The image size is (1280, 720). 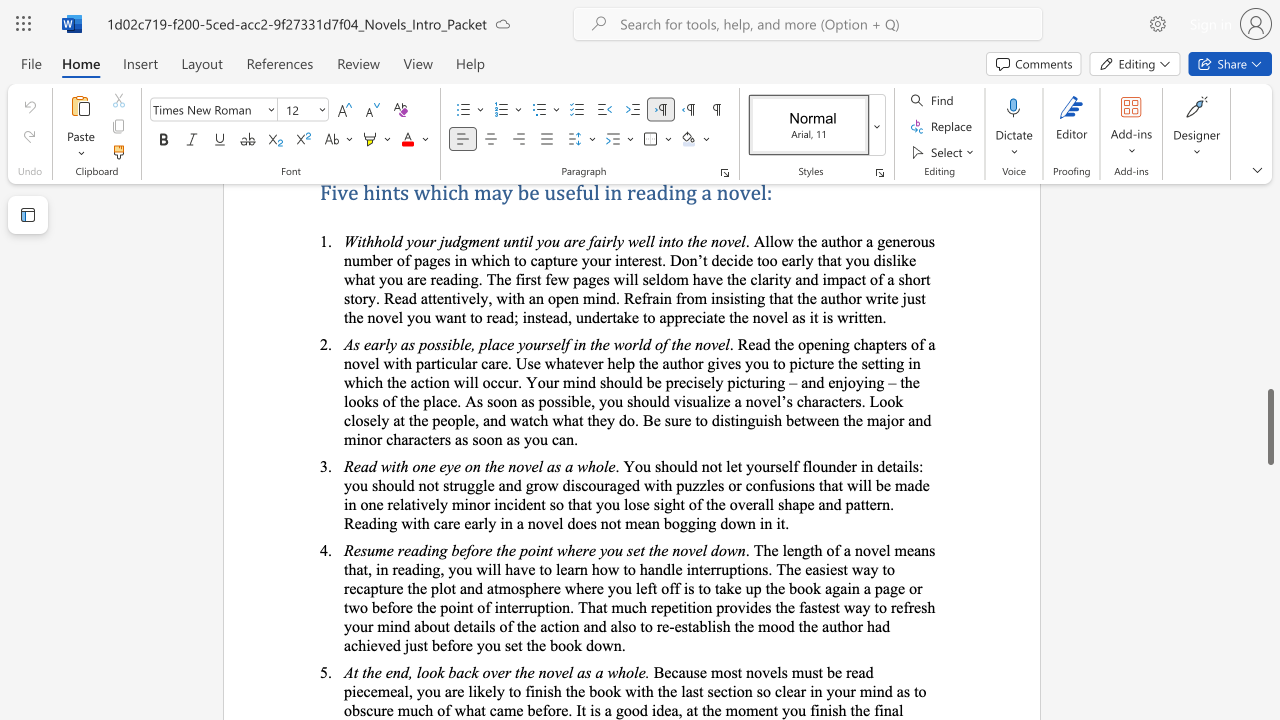 I want to click on the scrollbar to adjust the page upward, so click(x=1269, y=120).